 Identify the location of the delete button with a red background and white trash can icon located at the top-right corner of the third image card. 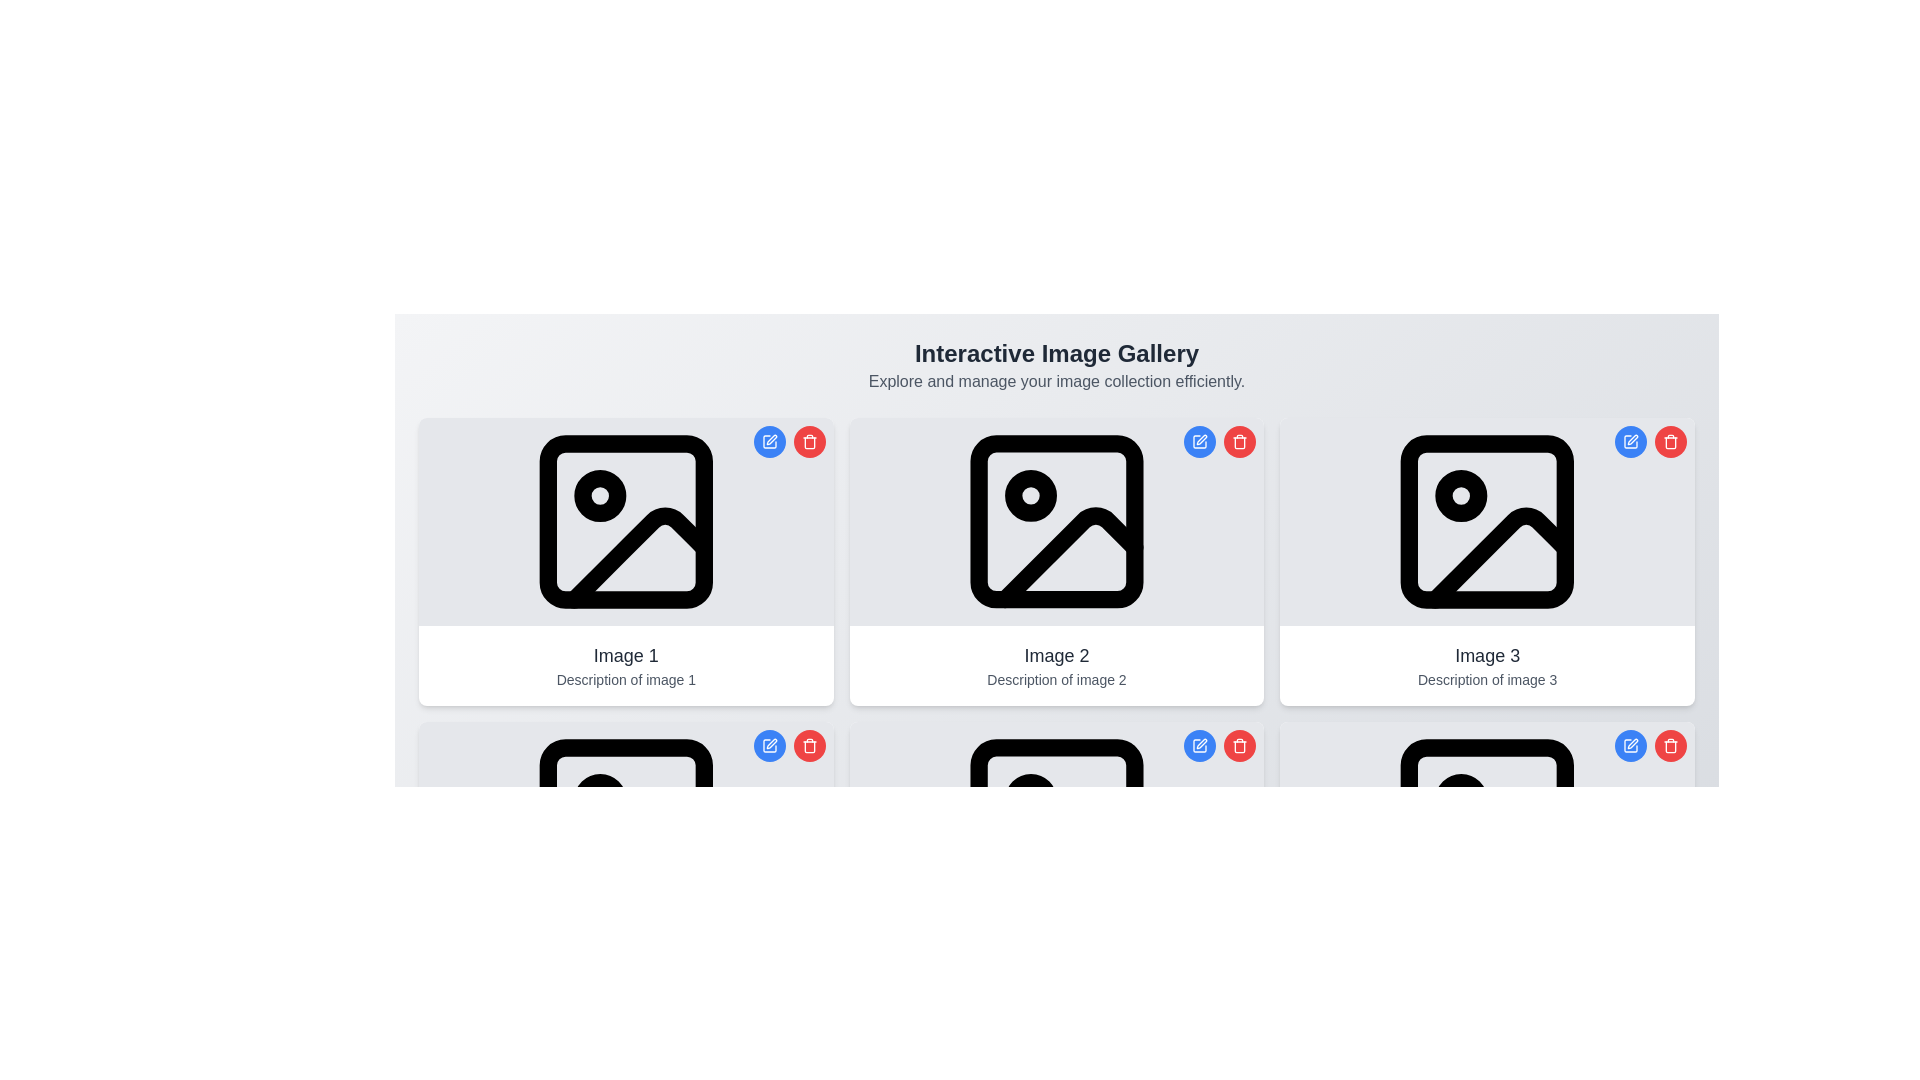
(809, 745).